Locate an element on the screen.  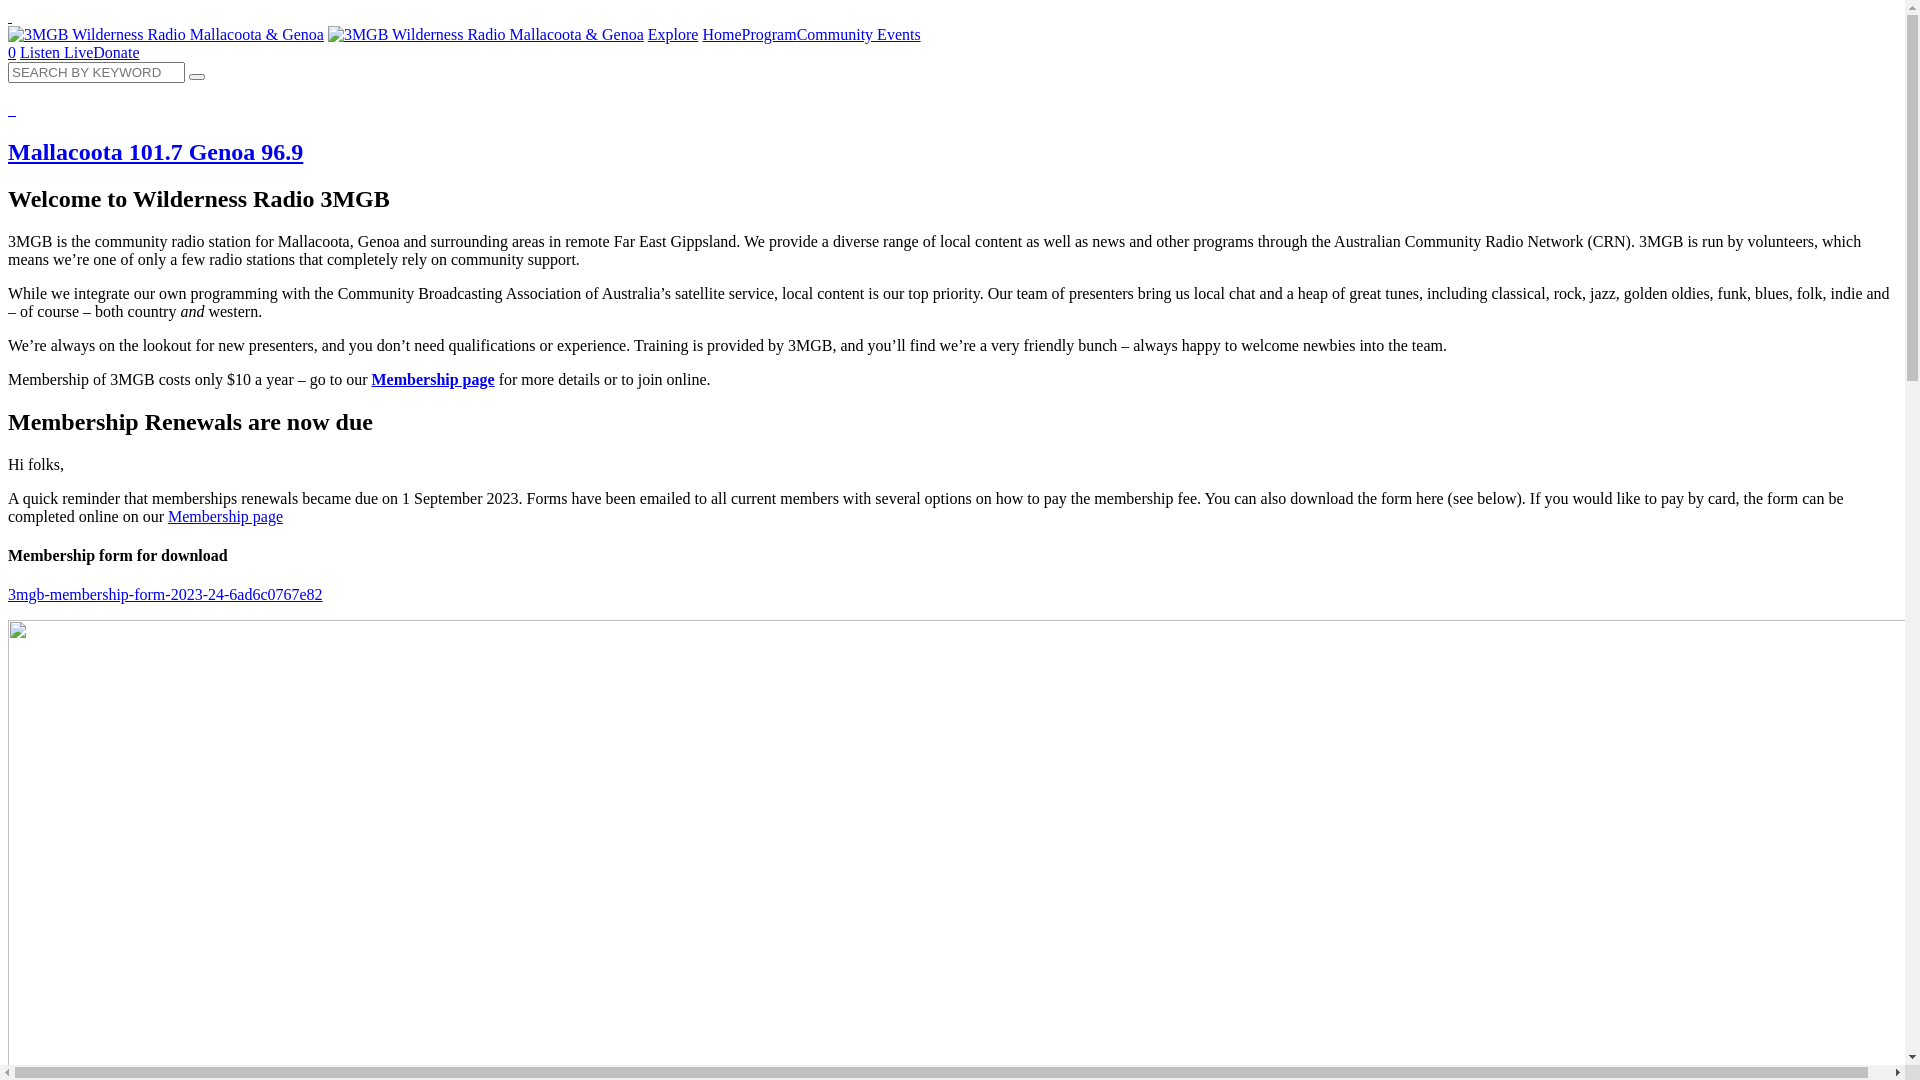
'Membership page' is located at coordinates (432, 379).